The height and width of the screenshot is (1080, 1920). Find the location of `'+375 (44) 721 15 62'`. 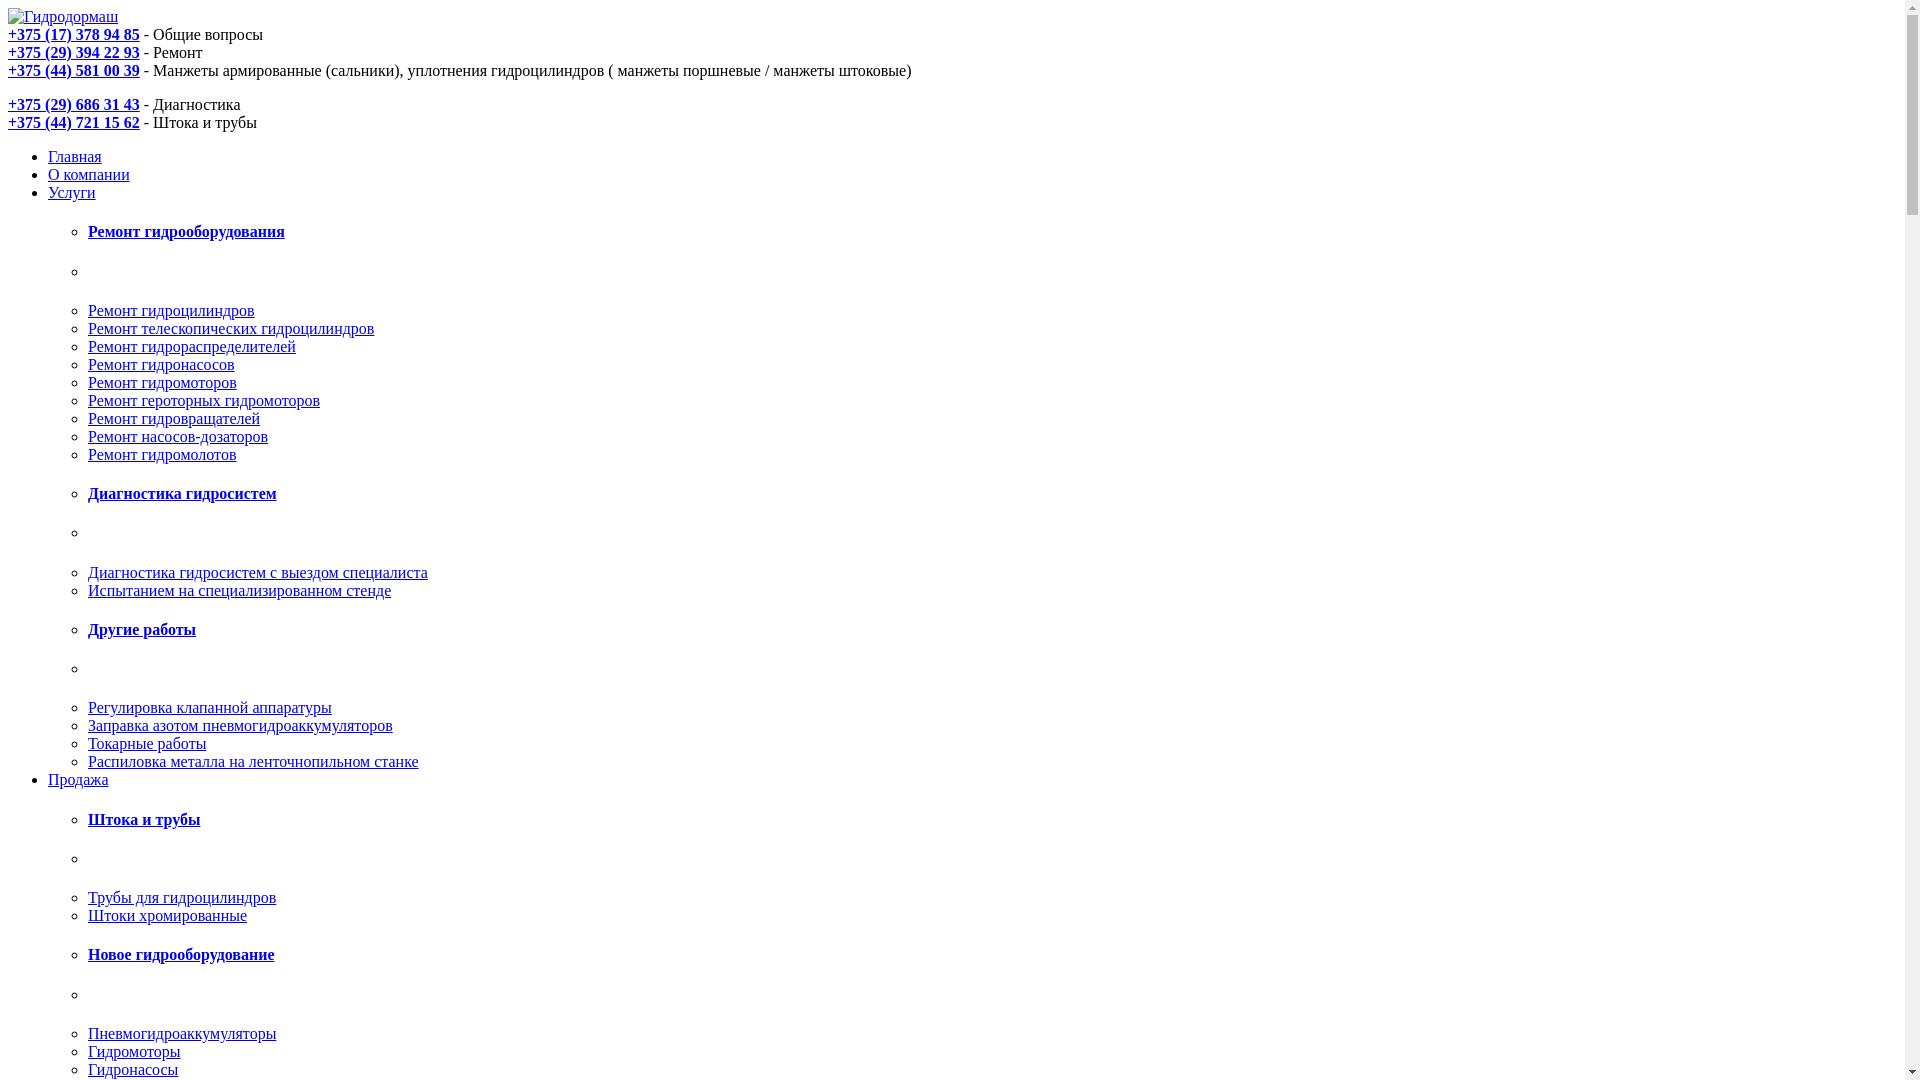

'+375 (44) 721 15 62' is located at coordinates (73, 122).